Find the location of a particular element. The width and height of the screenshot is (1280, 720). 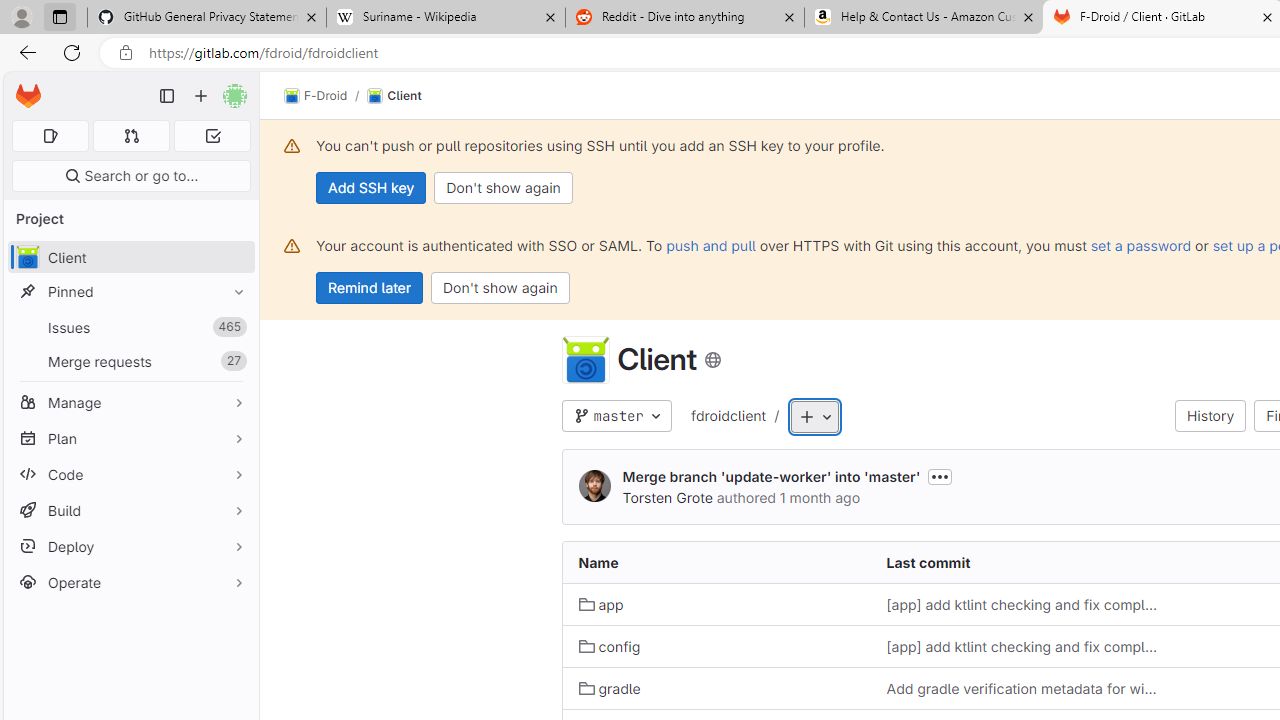

'push and pull' is located at coordinates (711, 244).